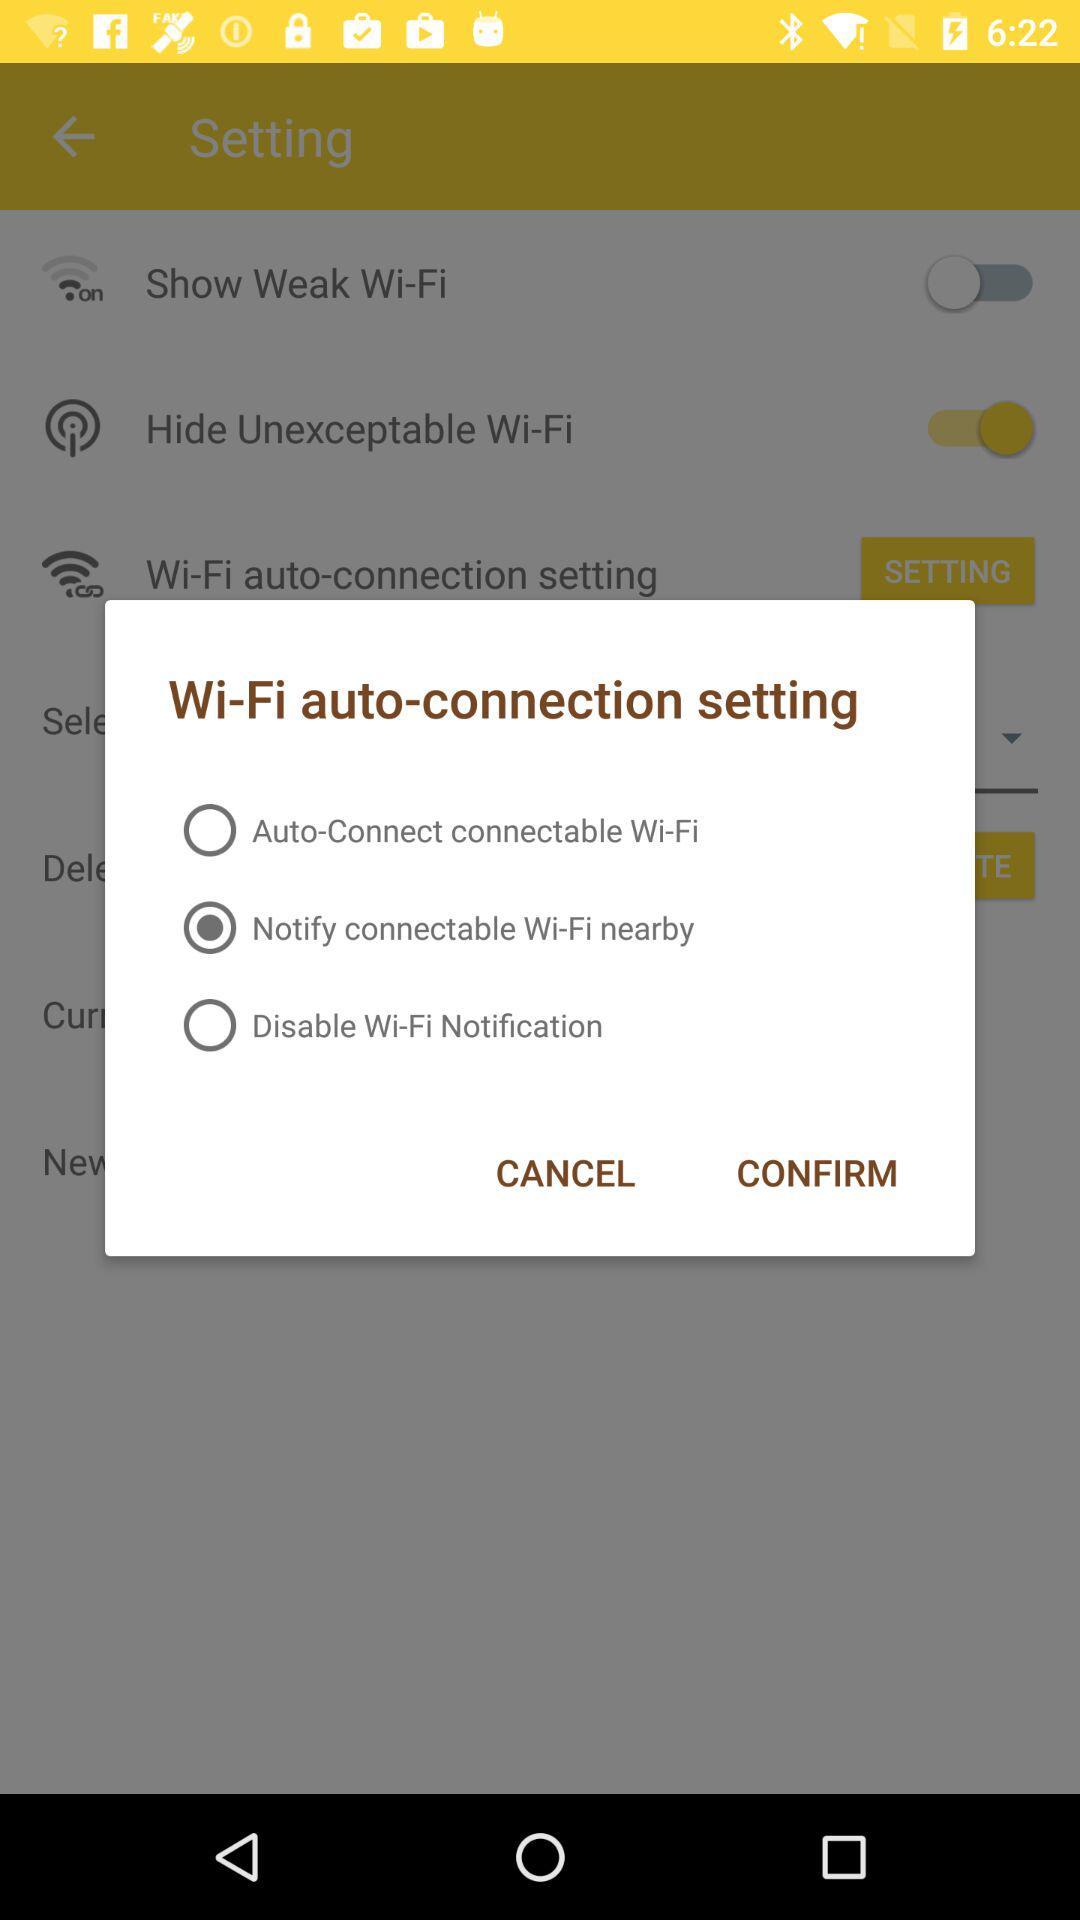  Describe the element at coordinates (817, 1172) in the screenshot. I see `item to the right of the cancel item` at that location.